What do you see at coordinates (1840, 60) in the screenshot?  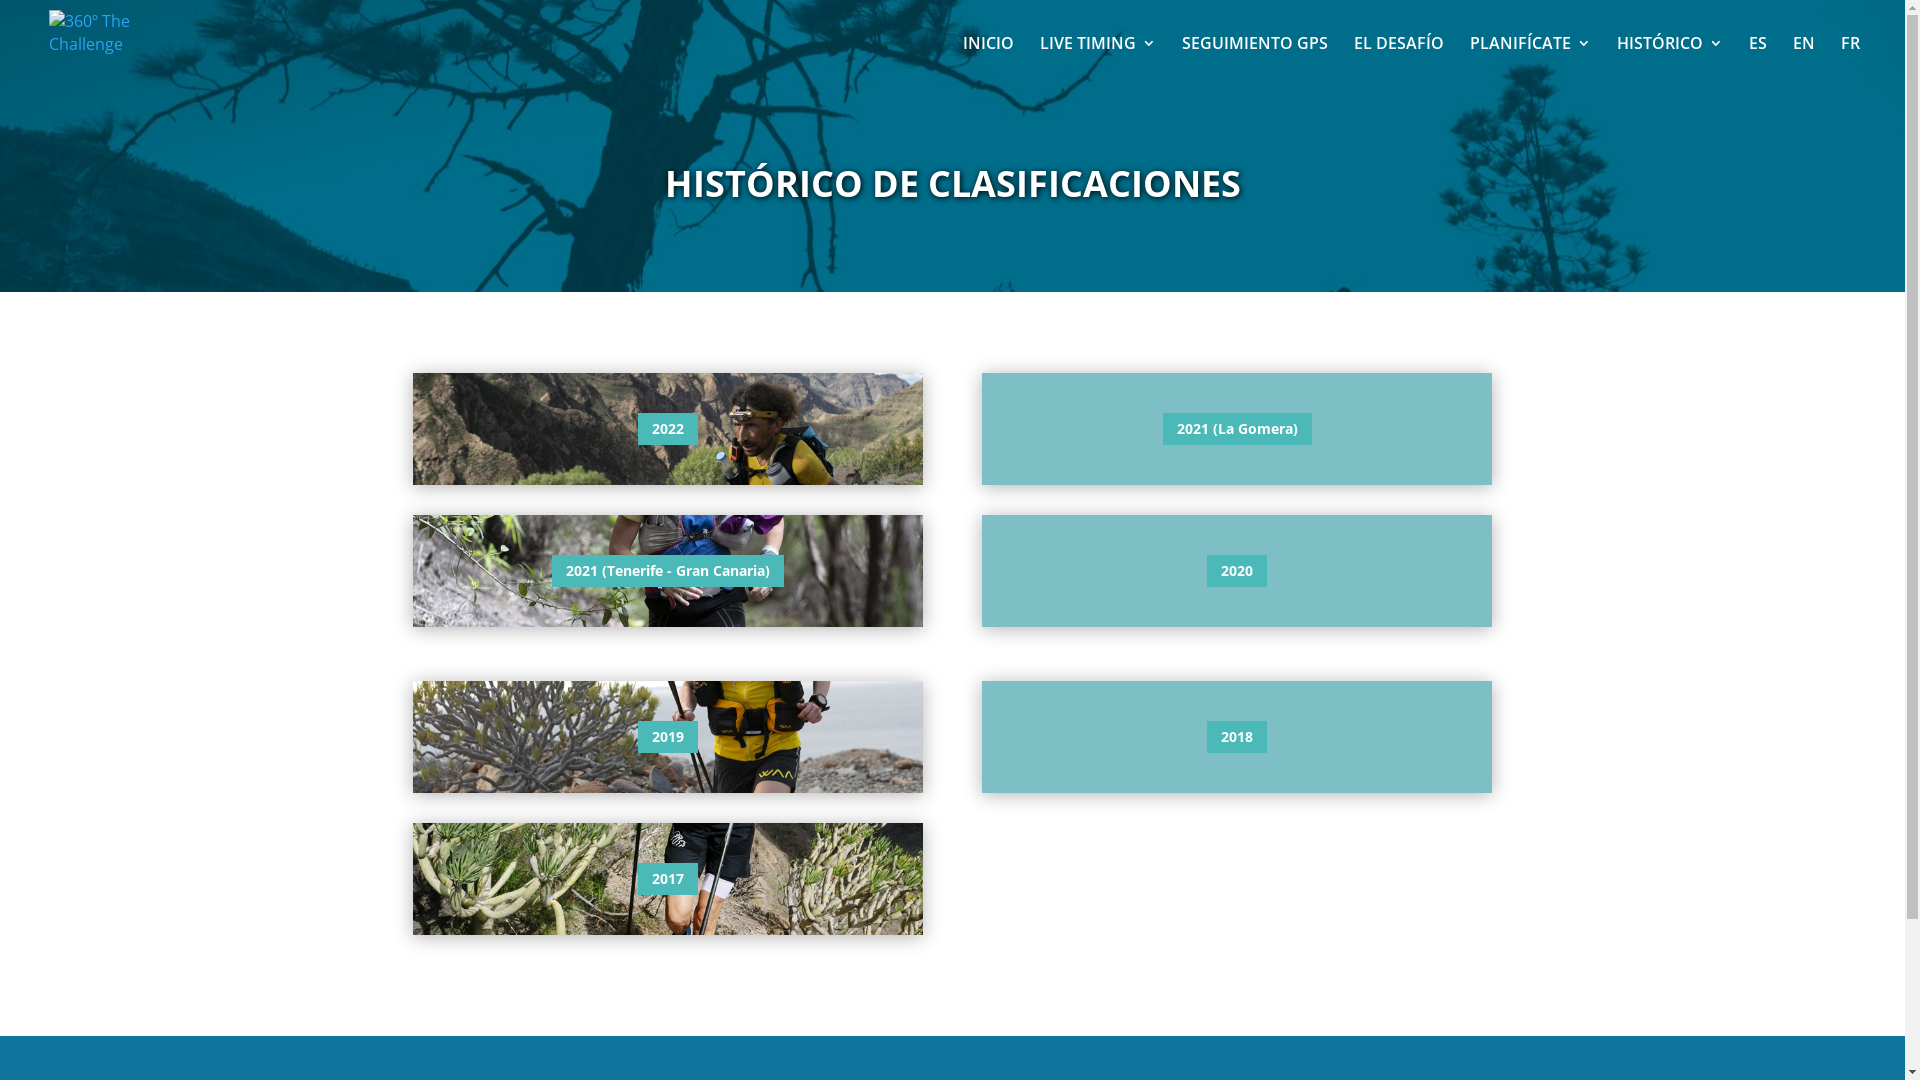 I see `'FR'` at bounding box center [1840, 60].